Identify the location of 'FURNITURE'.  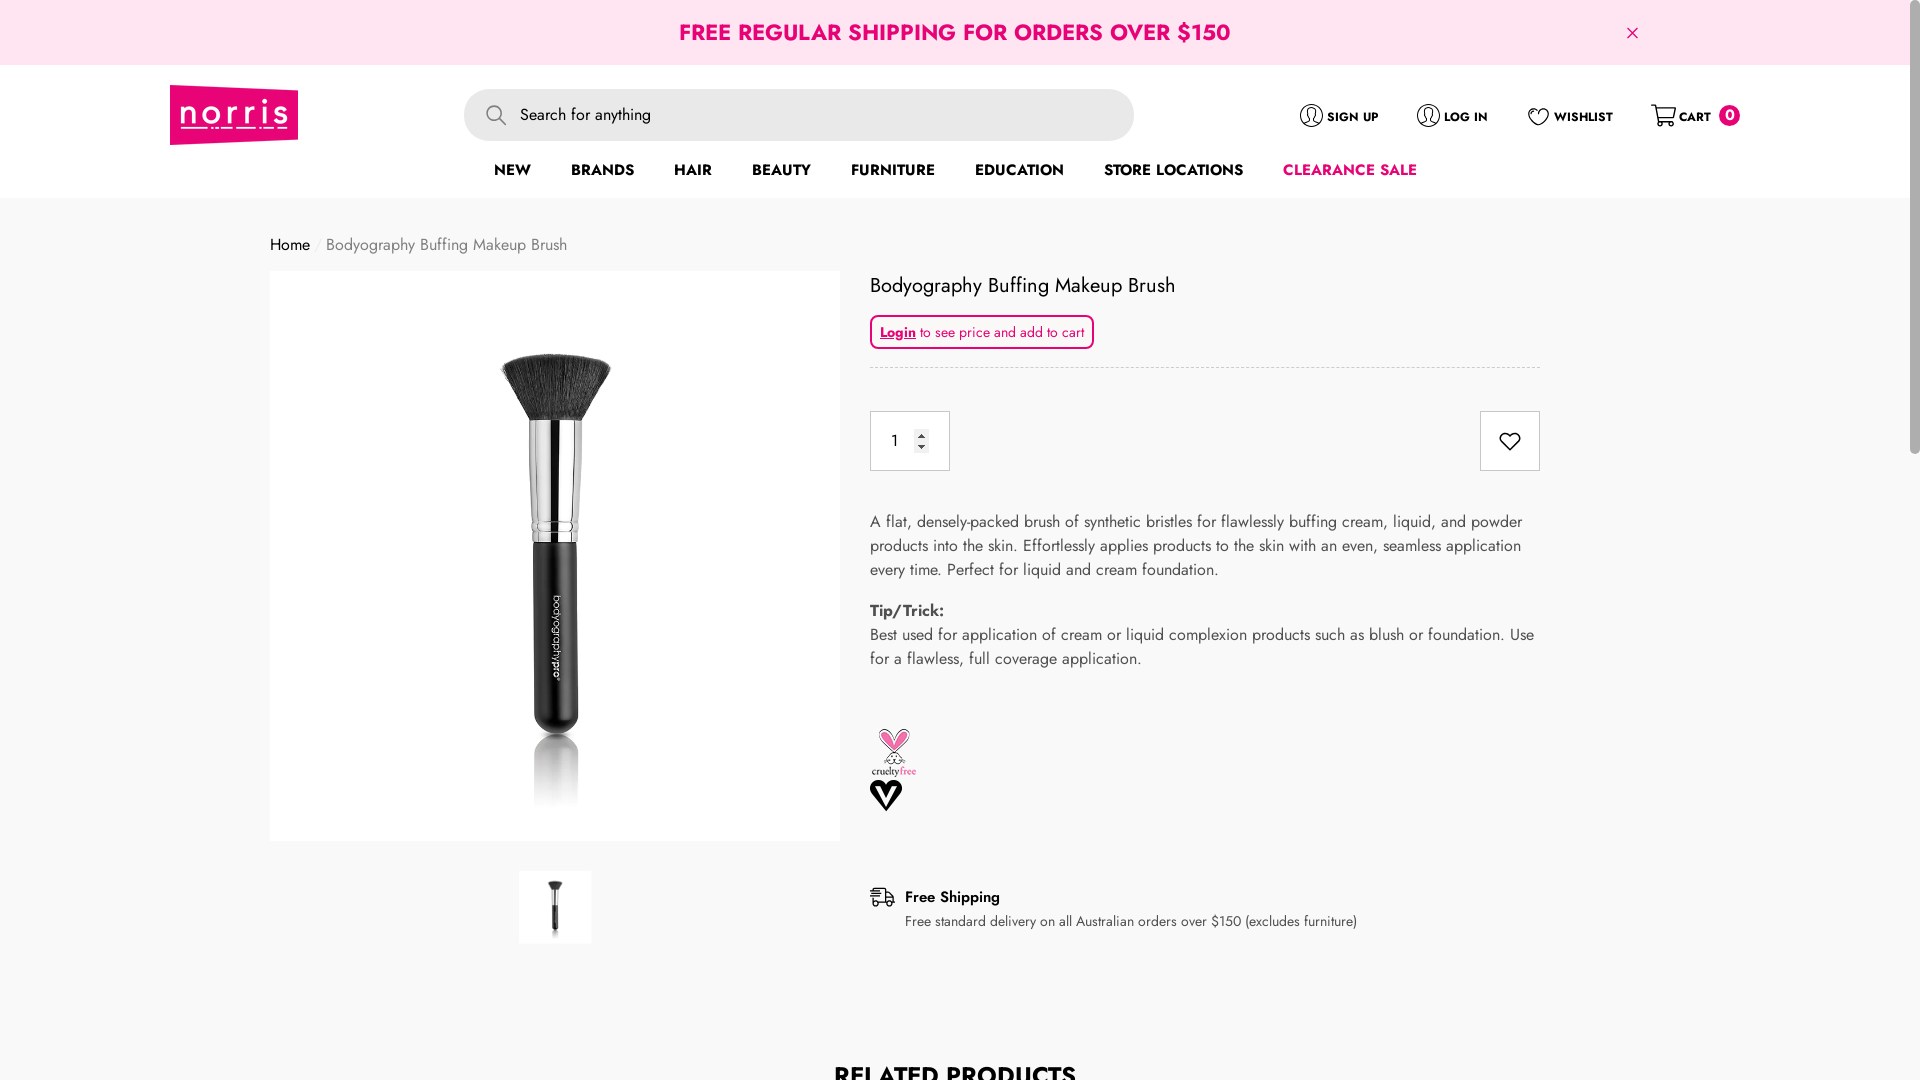
(891, 168).